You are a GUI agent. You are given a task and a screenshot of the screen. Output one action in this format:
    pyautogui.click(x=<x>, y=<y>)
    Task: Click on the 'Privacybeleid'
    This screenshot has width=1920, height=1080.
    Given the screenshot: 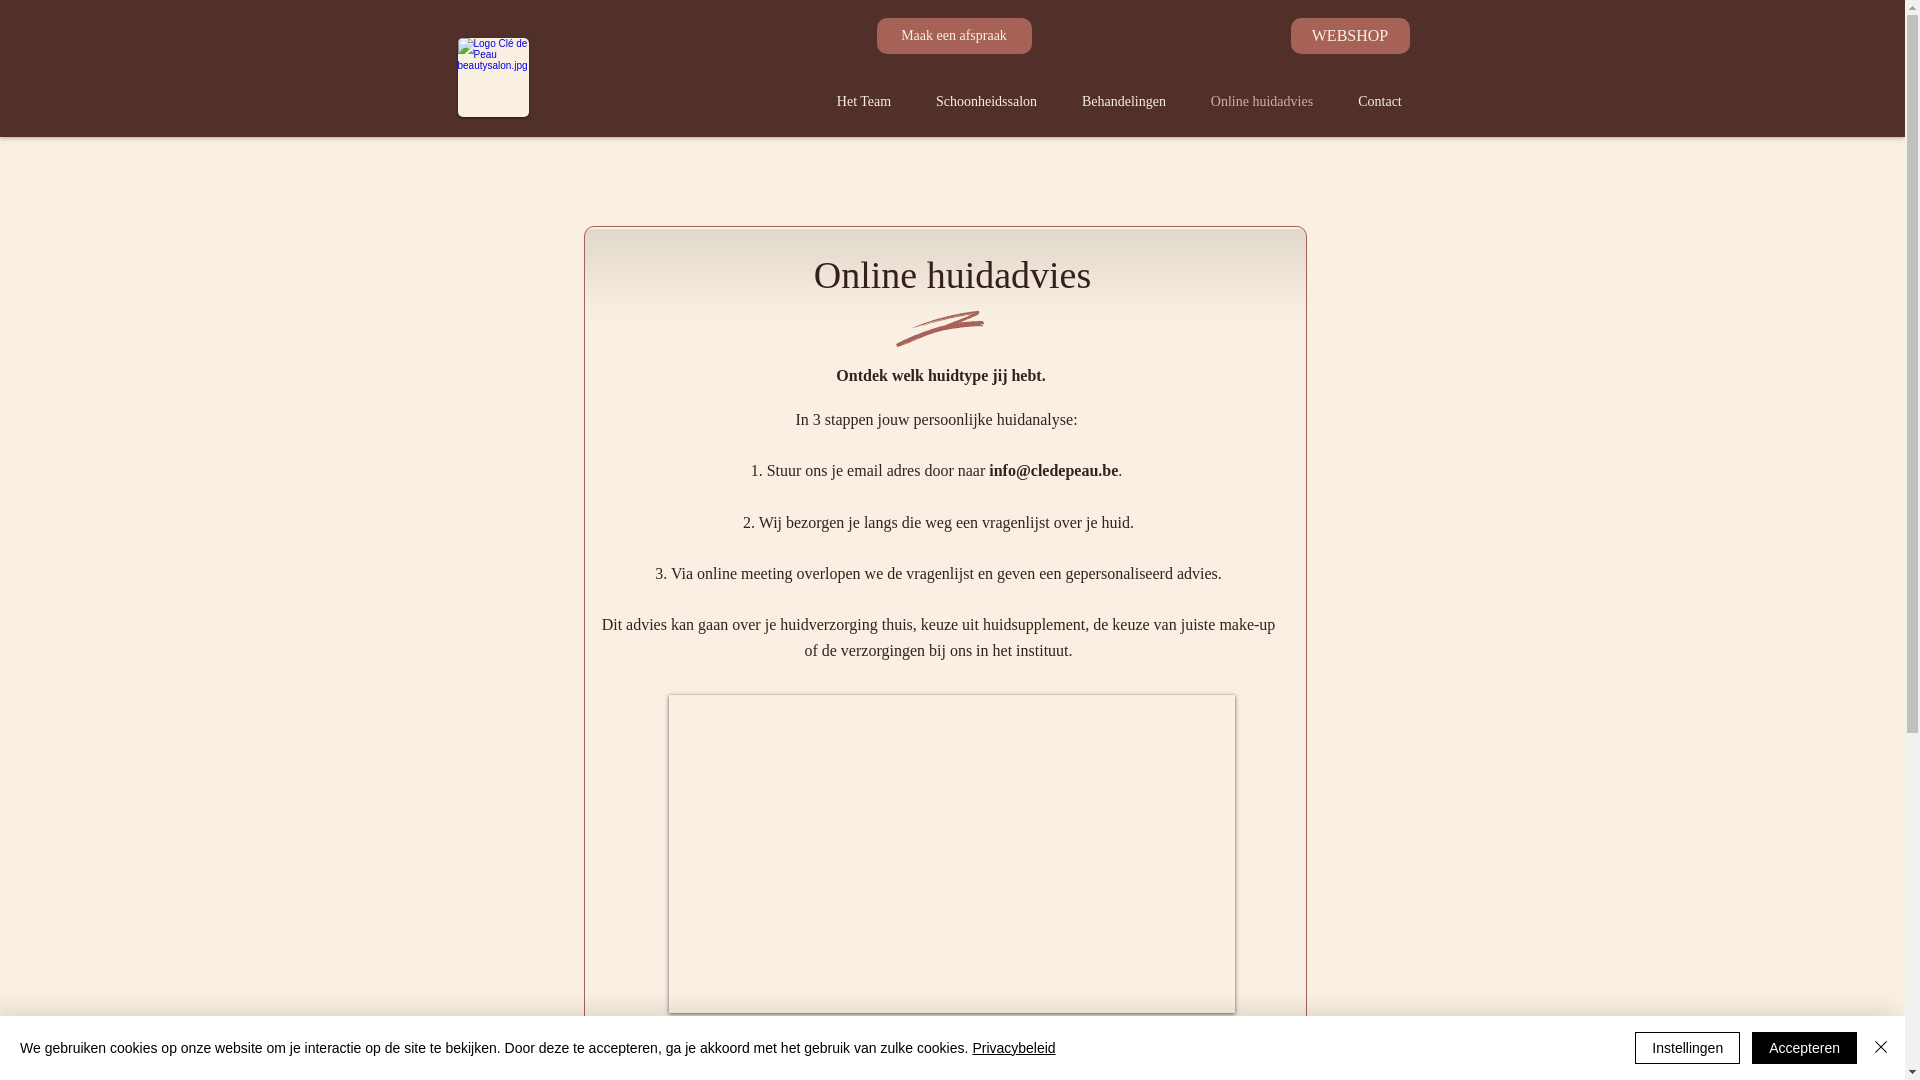 What is the action you would take?
    pyautogui.click(x=1013, y=1047)
    